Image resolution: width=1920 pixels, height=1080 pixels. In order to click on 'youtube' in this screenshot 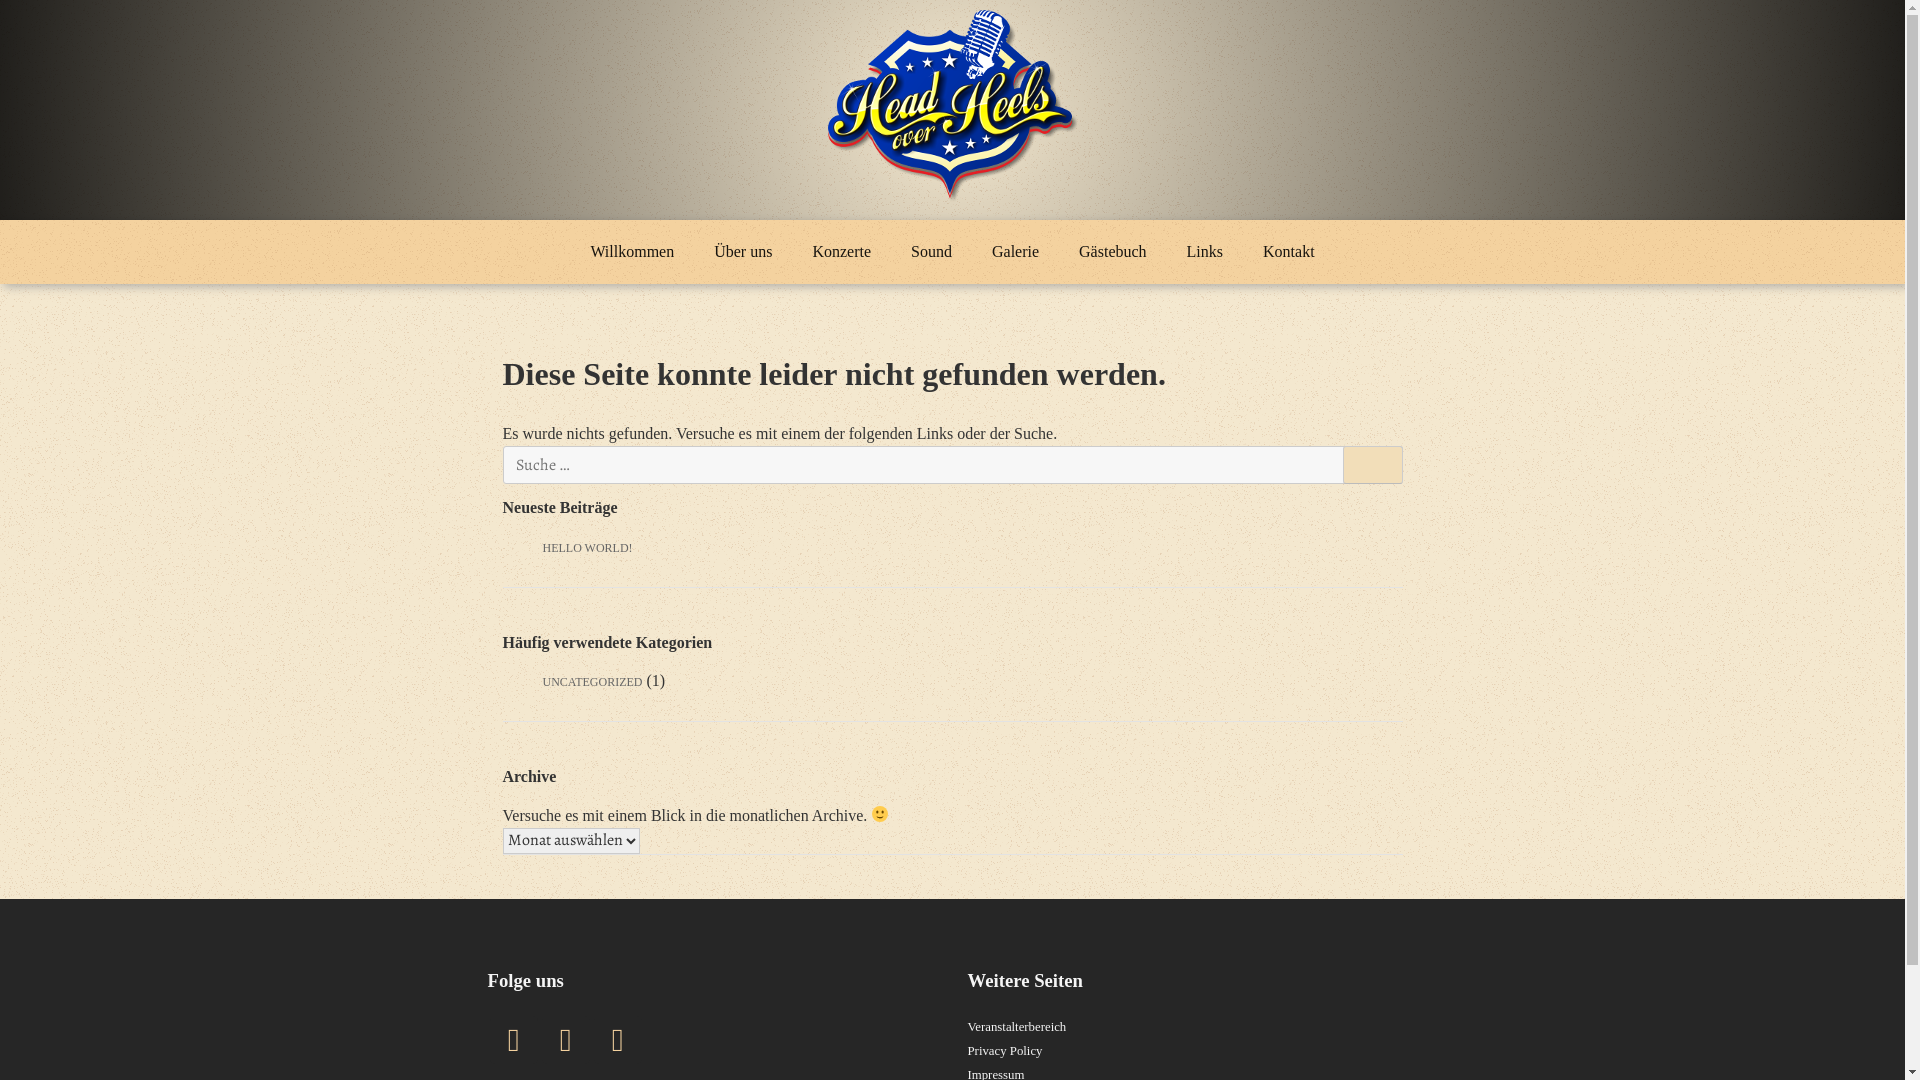, I will do `click(617, 1039)`.